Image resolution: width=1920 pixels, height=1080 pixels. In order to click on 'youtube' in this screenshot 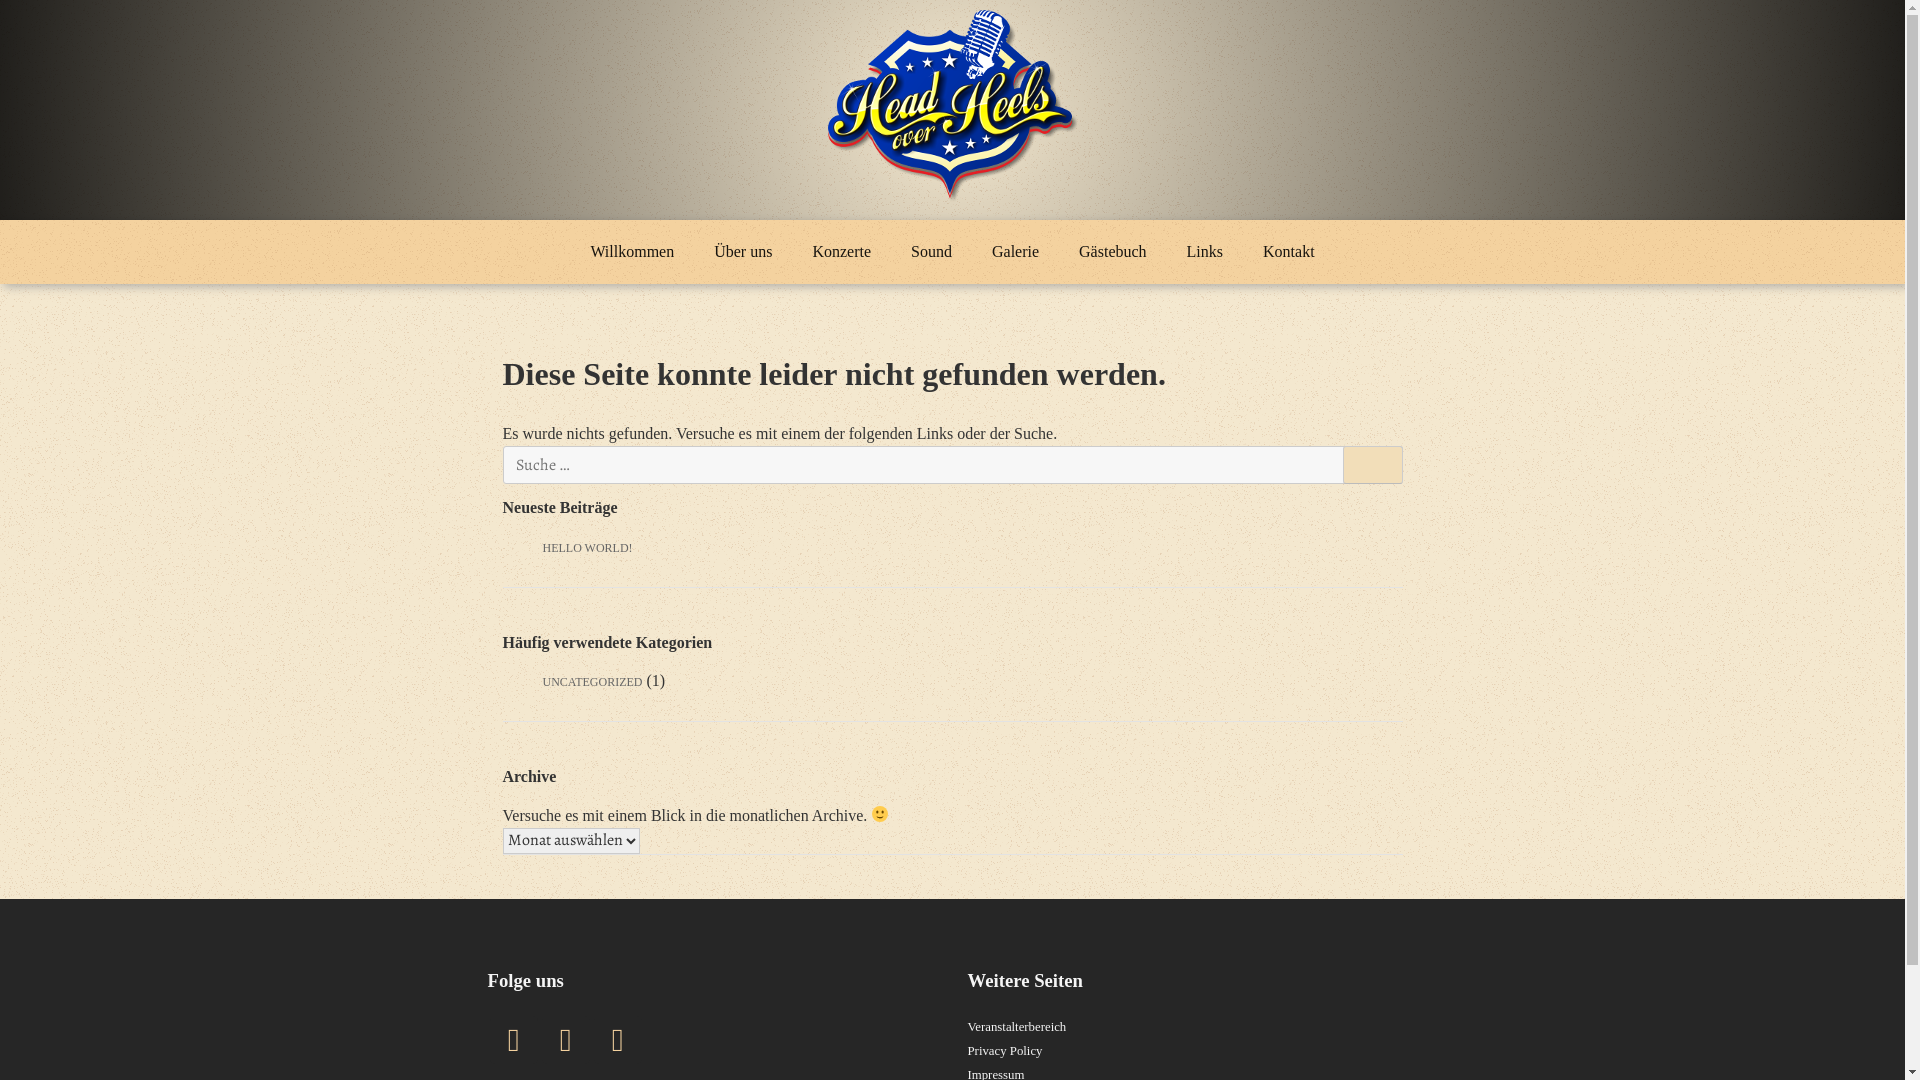, I will do `click(617, 1039)`.